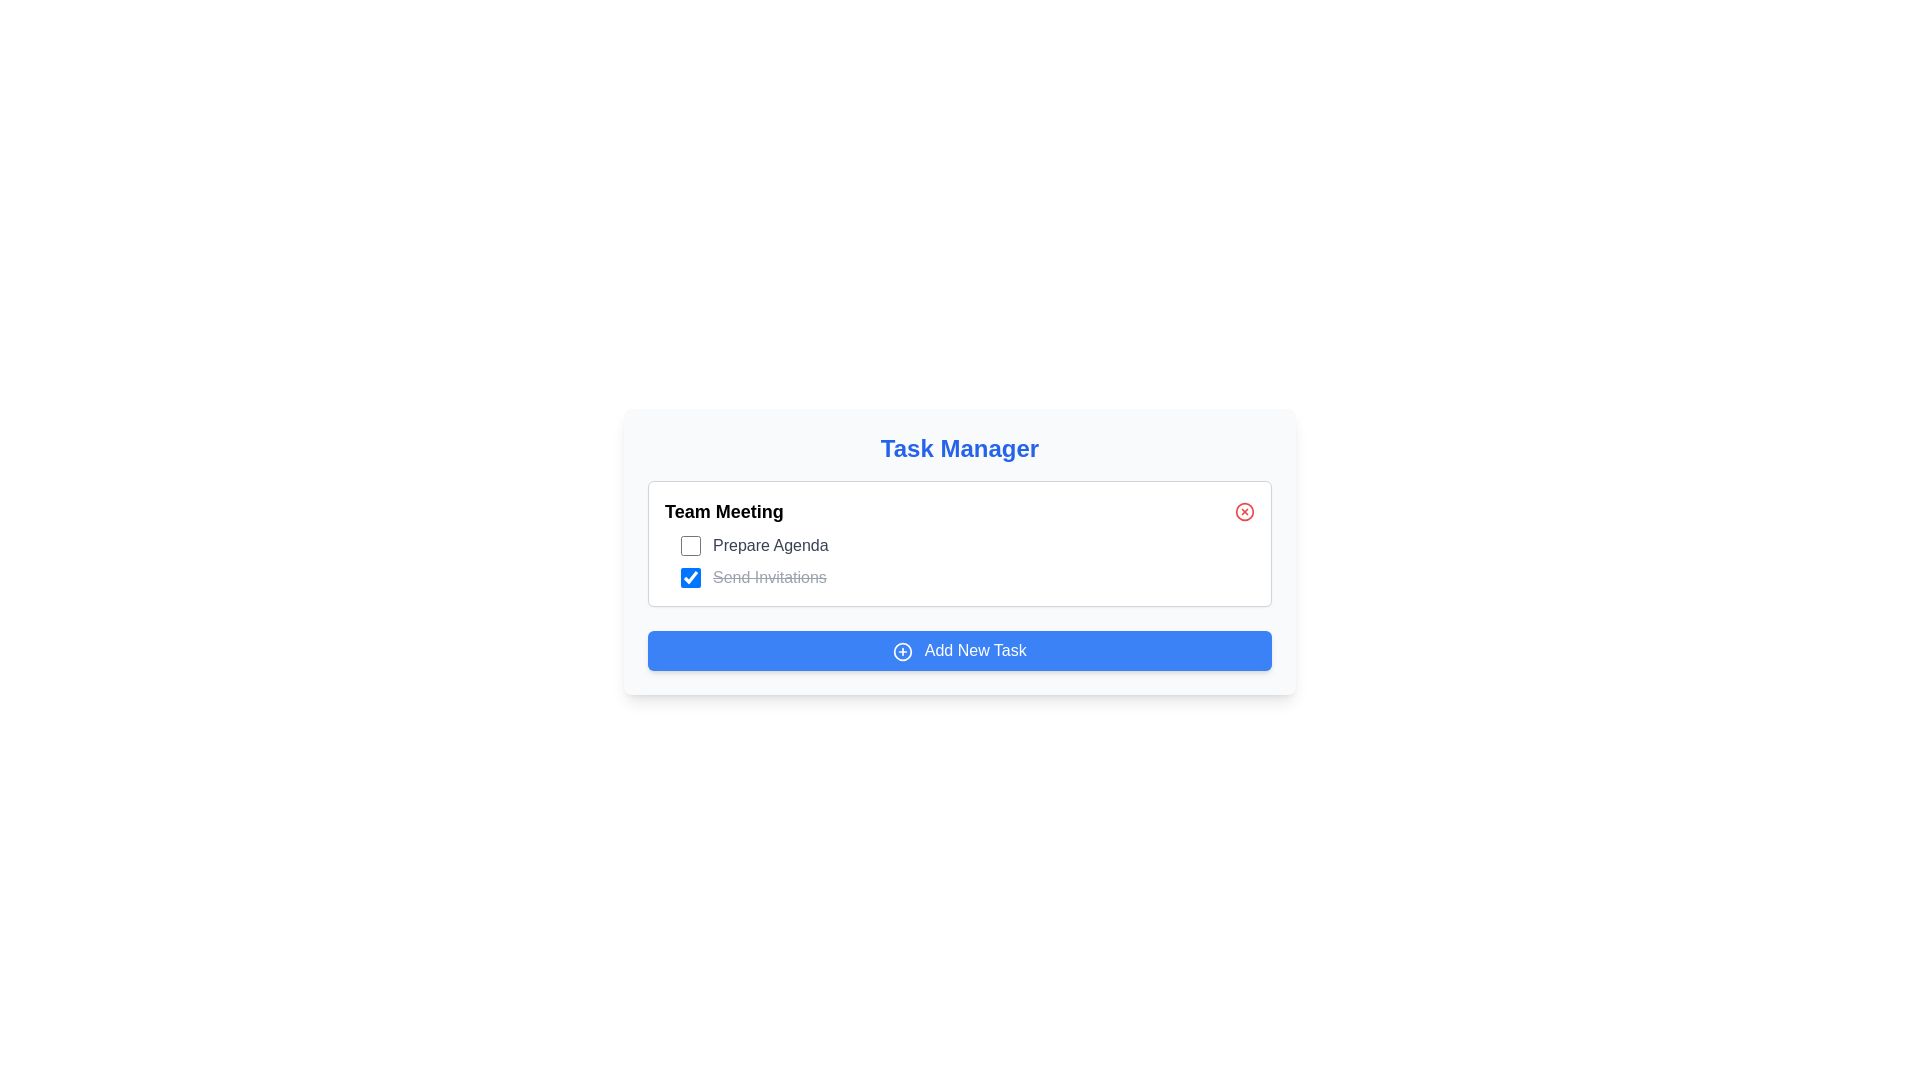 Image resolution: width=1920 pixels, height=1080 pixels. Describe the element at coordinates (968, 578) in the screenshot. I see `the task list item labeled 'Send Invitations'` at that location.